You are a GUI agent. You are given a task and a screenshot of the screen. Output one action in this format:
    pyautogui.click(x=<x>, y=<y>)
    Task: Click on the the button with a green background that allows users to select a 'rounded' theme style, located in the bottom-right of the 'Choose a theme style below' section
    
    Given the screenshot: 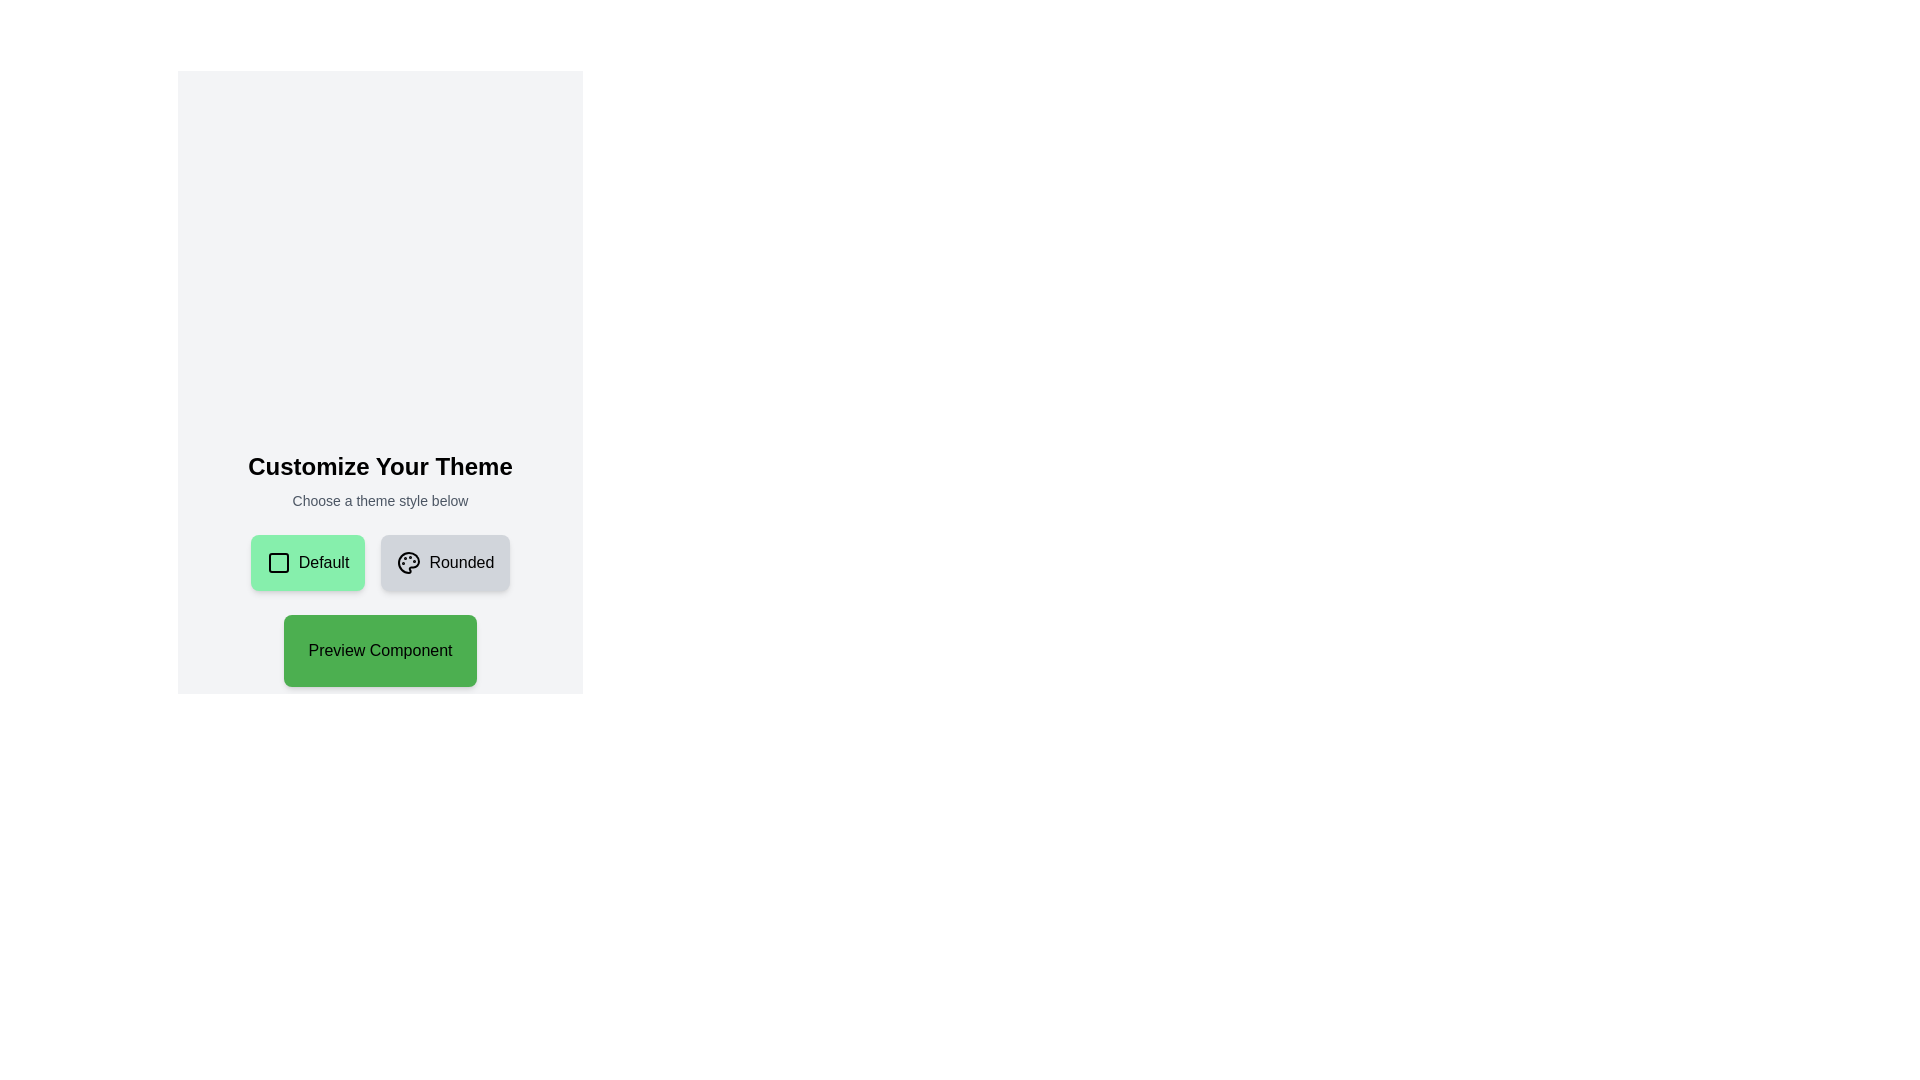 What is the action you would take?
    pyautogui.click(x=444, y=563)
    